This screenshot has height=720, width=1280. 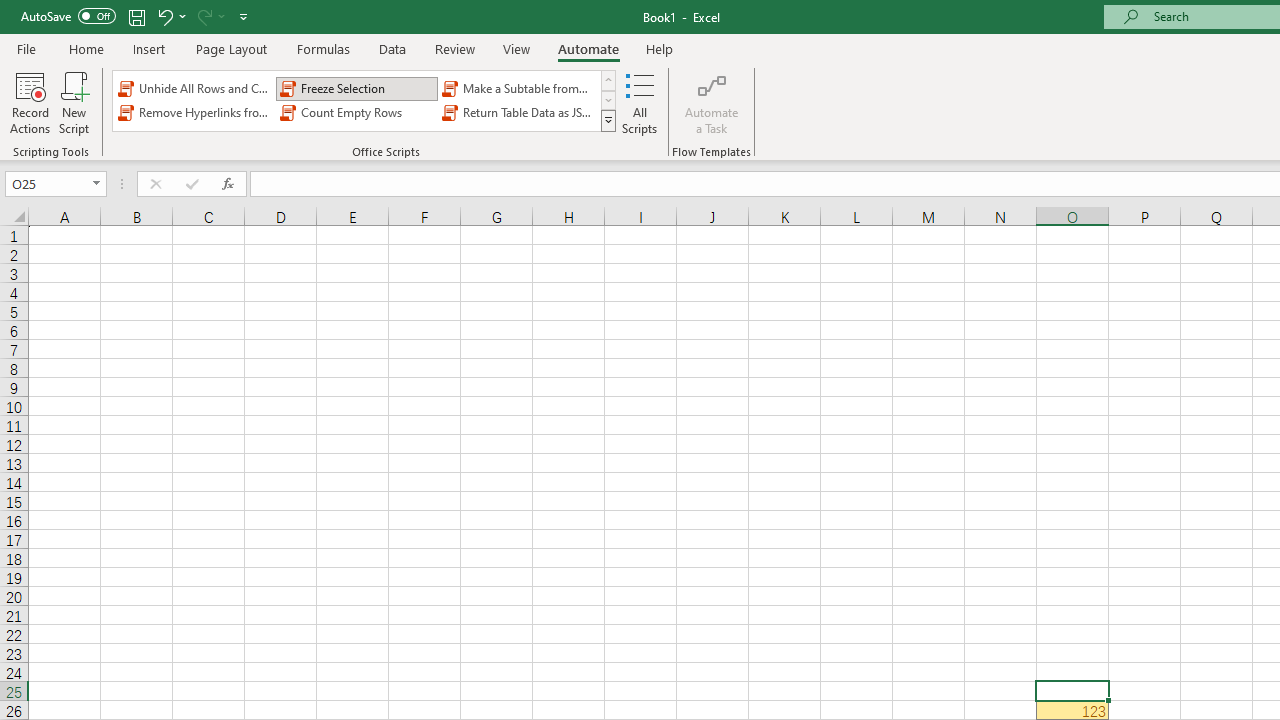 What do you see at coordinates (519, 87) in the screenshot?
I see `'Make a Subtable from a Selection'` at bounding box center [519, 87].